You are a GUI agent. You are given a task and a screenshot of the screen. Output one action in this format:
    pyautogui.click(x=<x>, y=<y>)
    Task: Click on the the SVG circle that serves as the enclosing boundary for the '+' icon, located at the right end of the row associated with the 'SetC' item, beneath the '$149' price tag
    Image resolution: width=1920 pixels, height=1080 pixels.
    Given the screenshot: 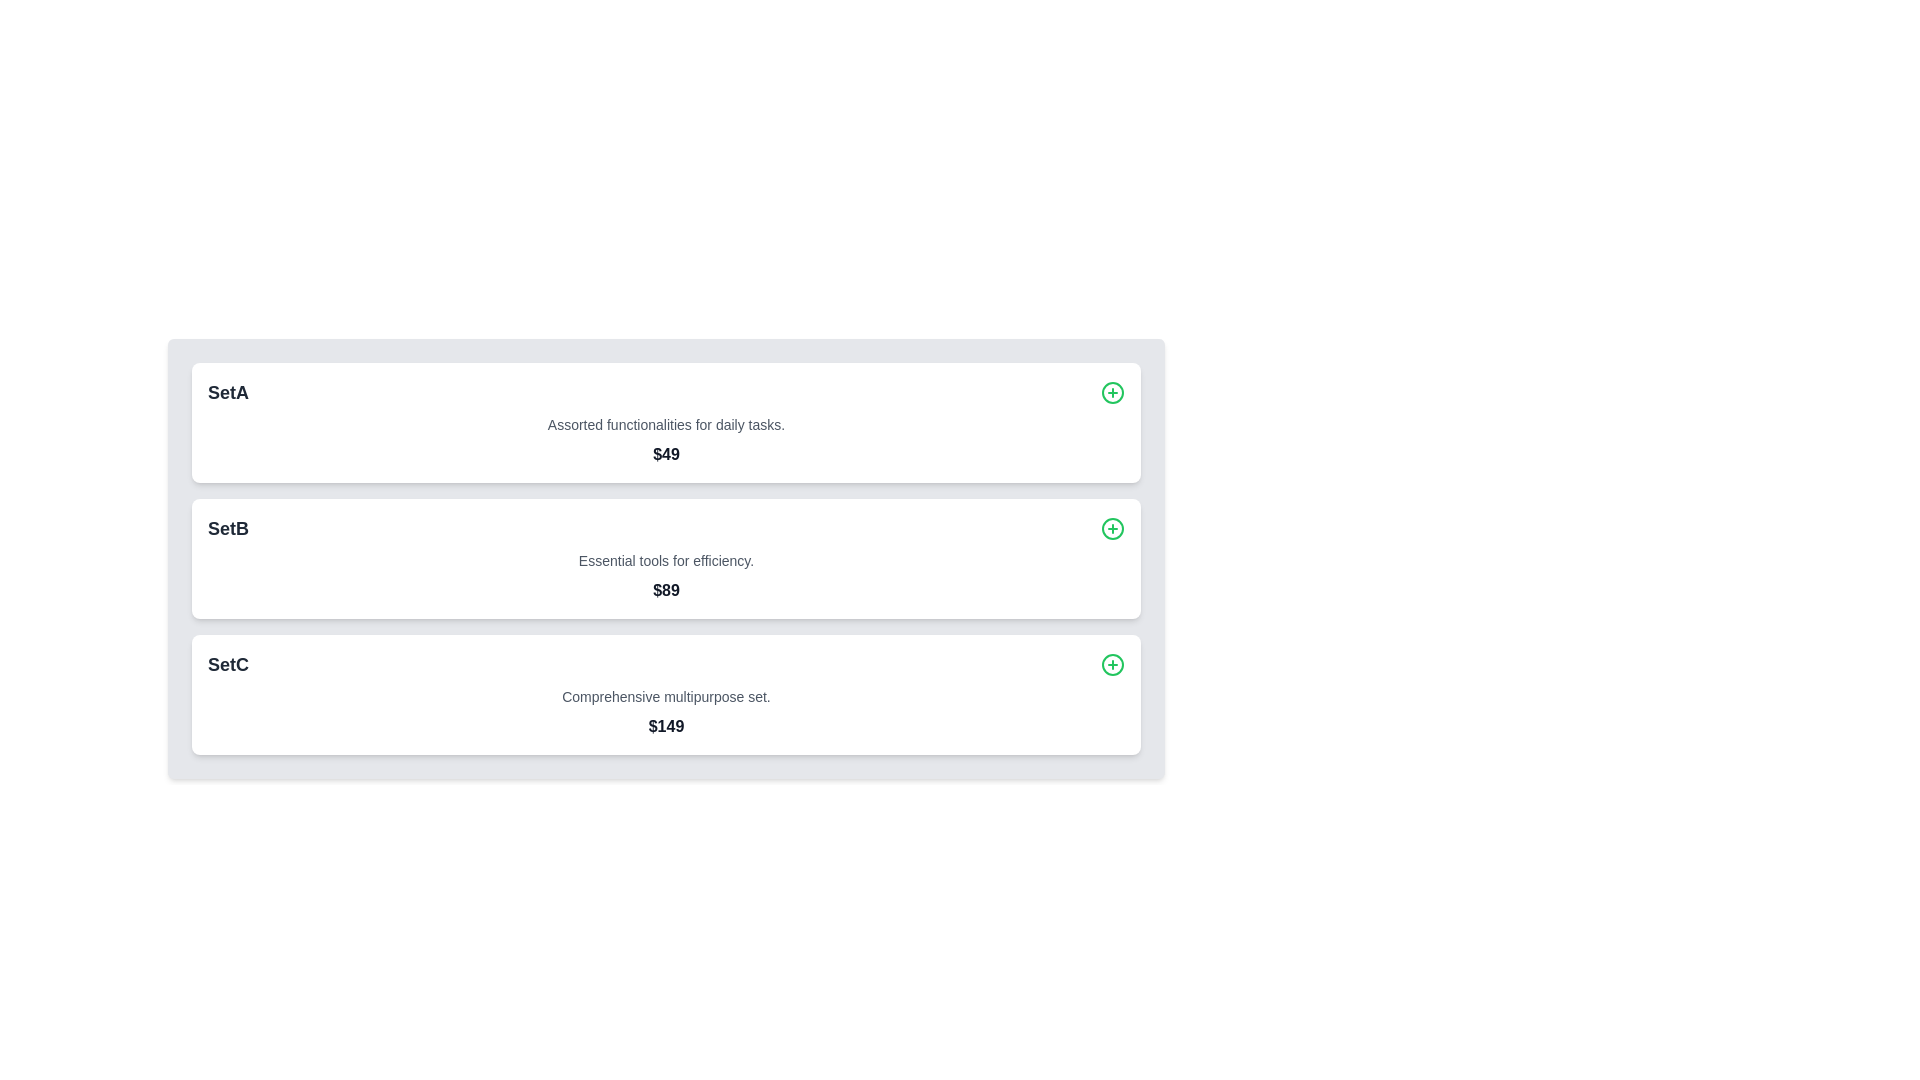 What is the action you would take?
    pyautogui.click(x=1112, y=664)
    